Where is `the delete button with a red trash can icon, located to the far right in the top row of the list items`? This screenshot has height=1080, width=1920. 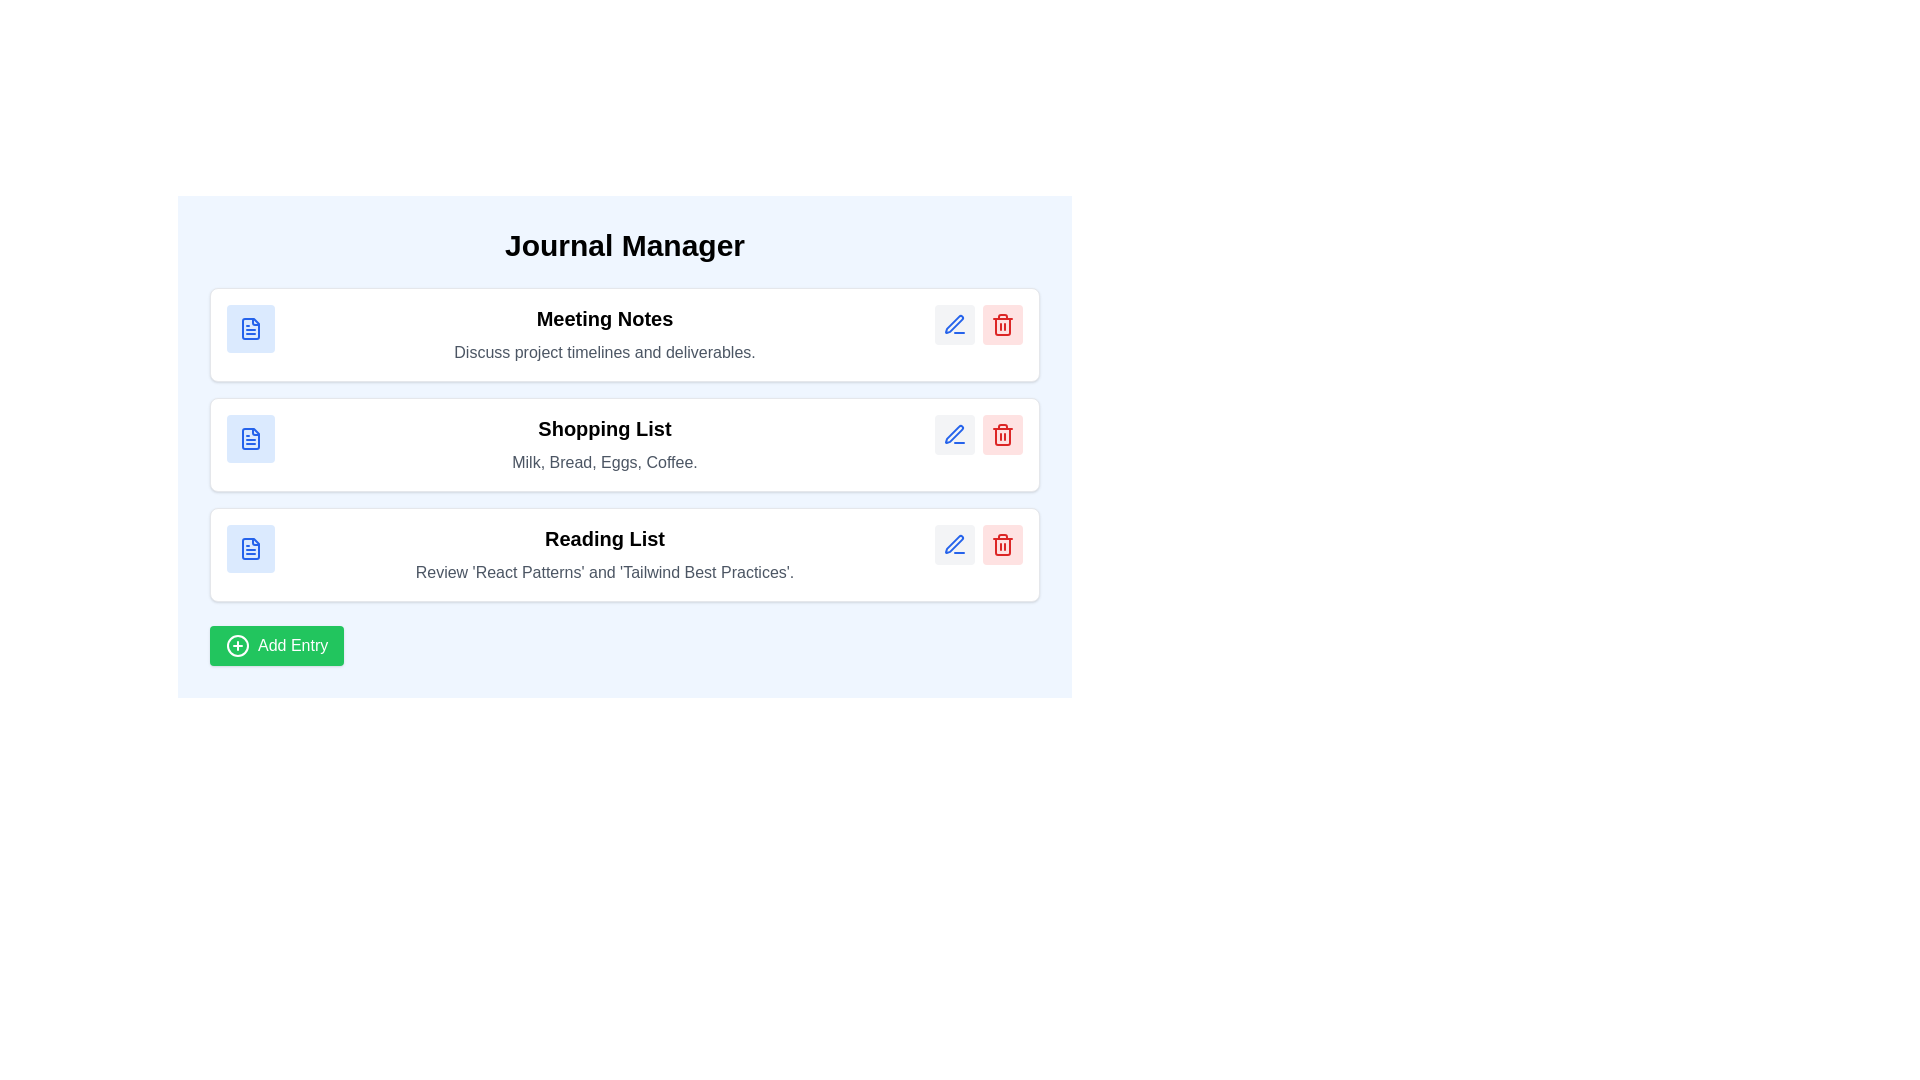
the delete button with a red trash can icon, located to the far right in the top row of the list items is located at coordinates (1003, 323).